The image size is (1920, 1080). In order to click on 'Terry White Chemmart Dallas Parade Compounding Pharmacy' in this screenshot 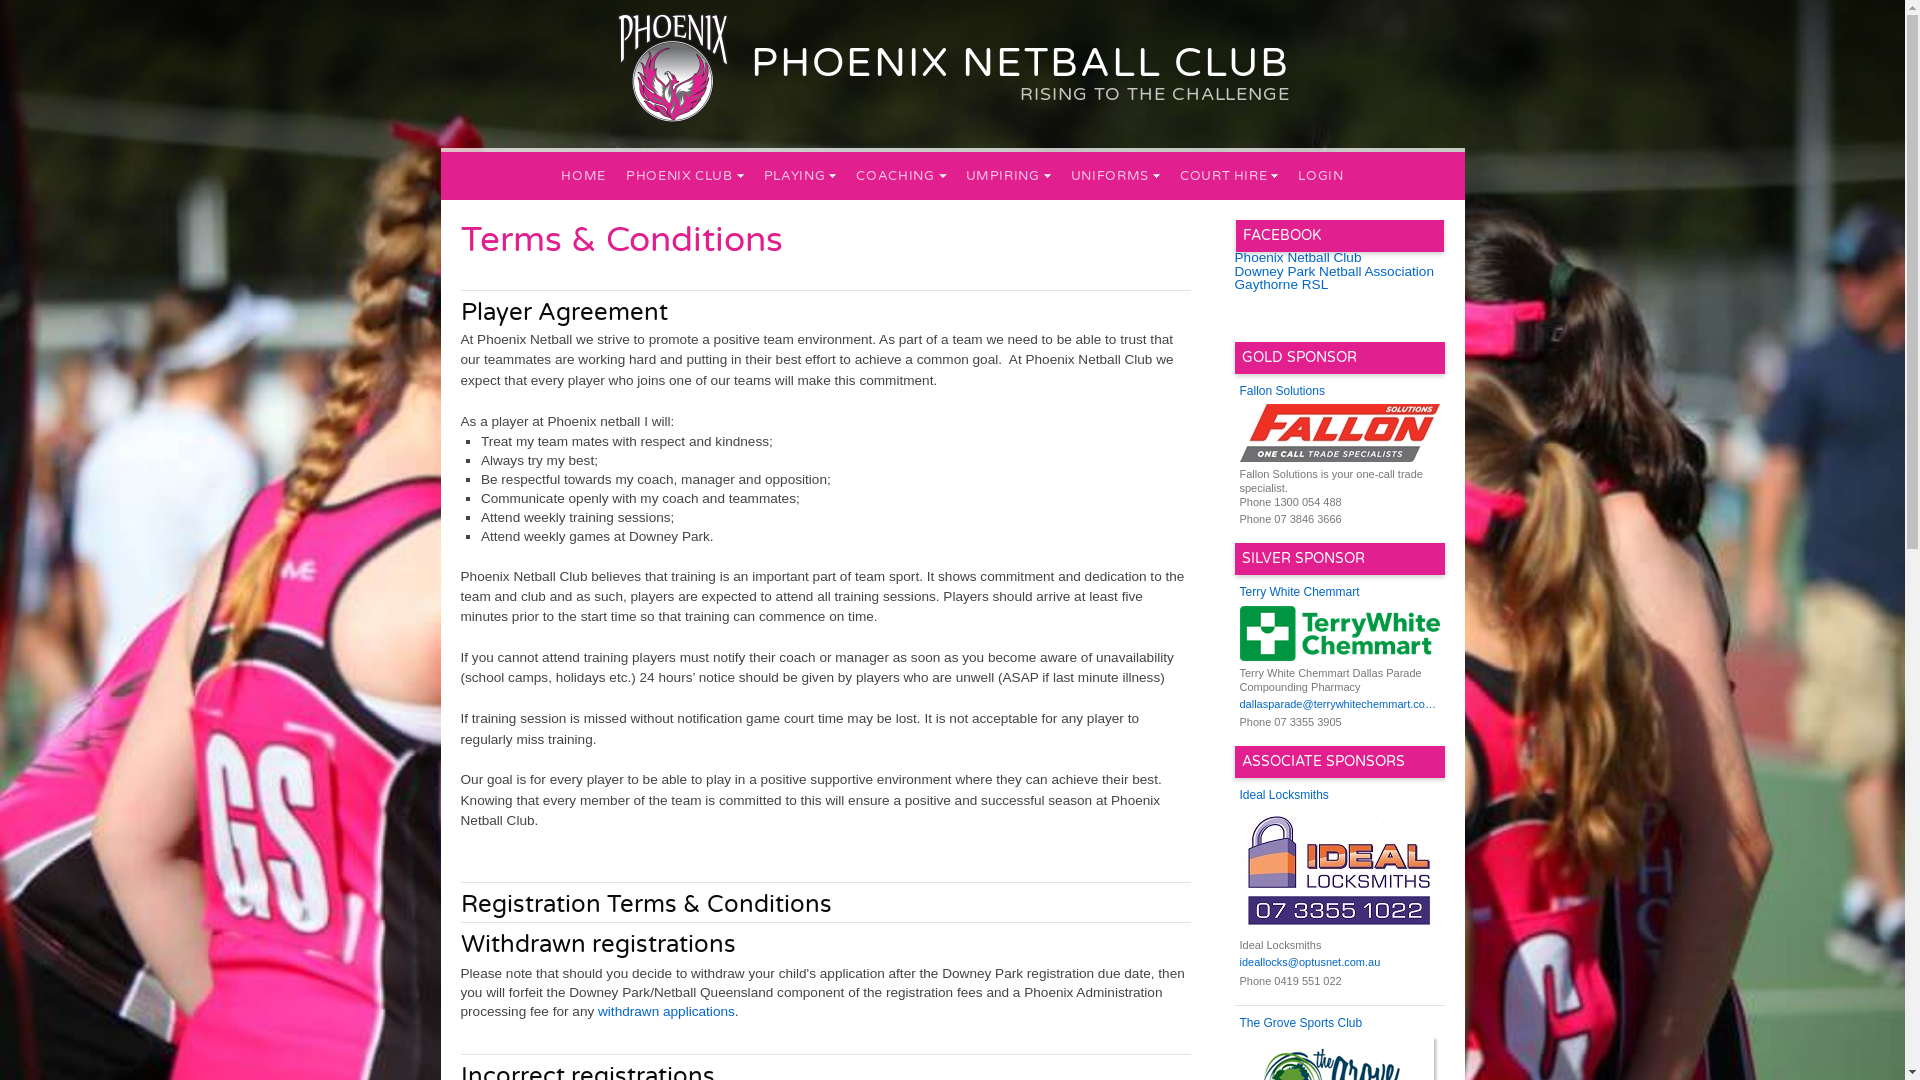, I will do `click(1339, 650)`.